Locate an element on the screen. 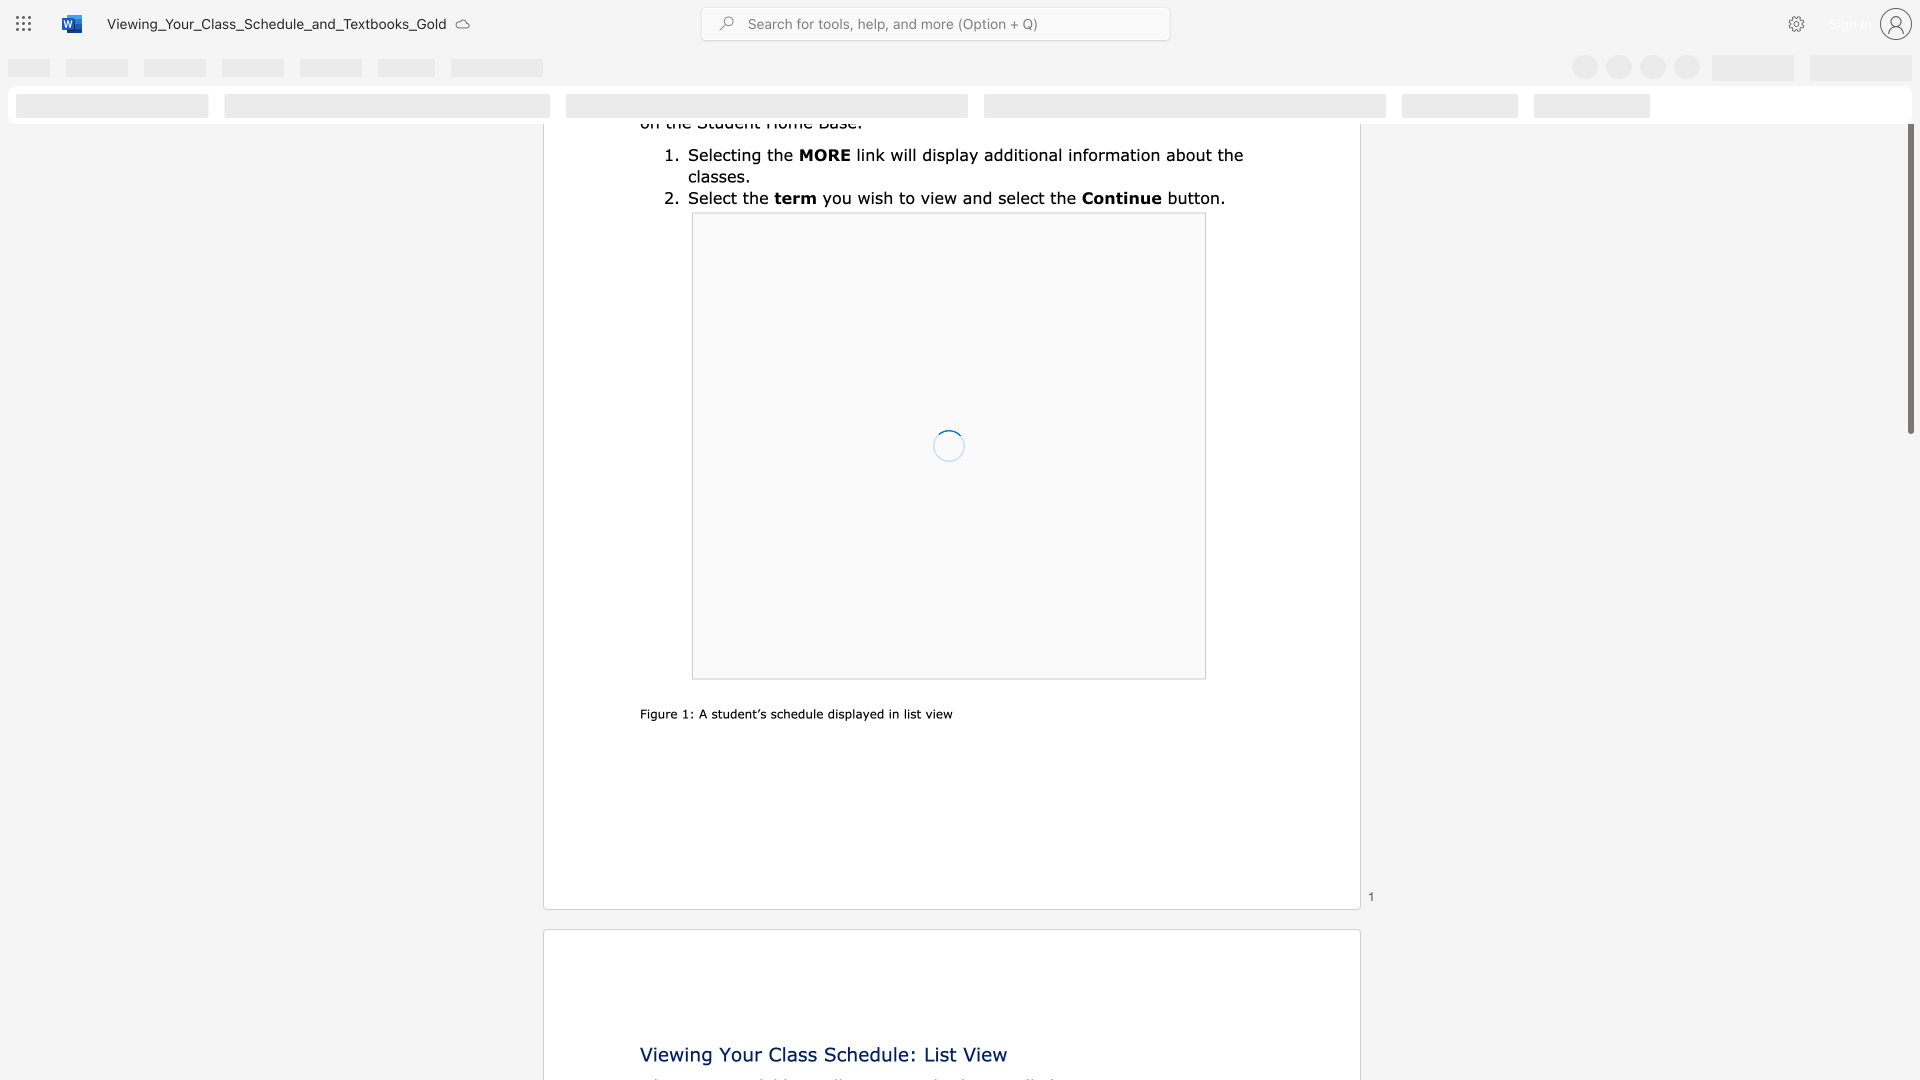 Image resolution: width=1920 pixels, height=1080 pixels. the scrollbar and move down 990 pixels is located at coordinates (1909, 277).